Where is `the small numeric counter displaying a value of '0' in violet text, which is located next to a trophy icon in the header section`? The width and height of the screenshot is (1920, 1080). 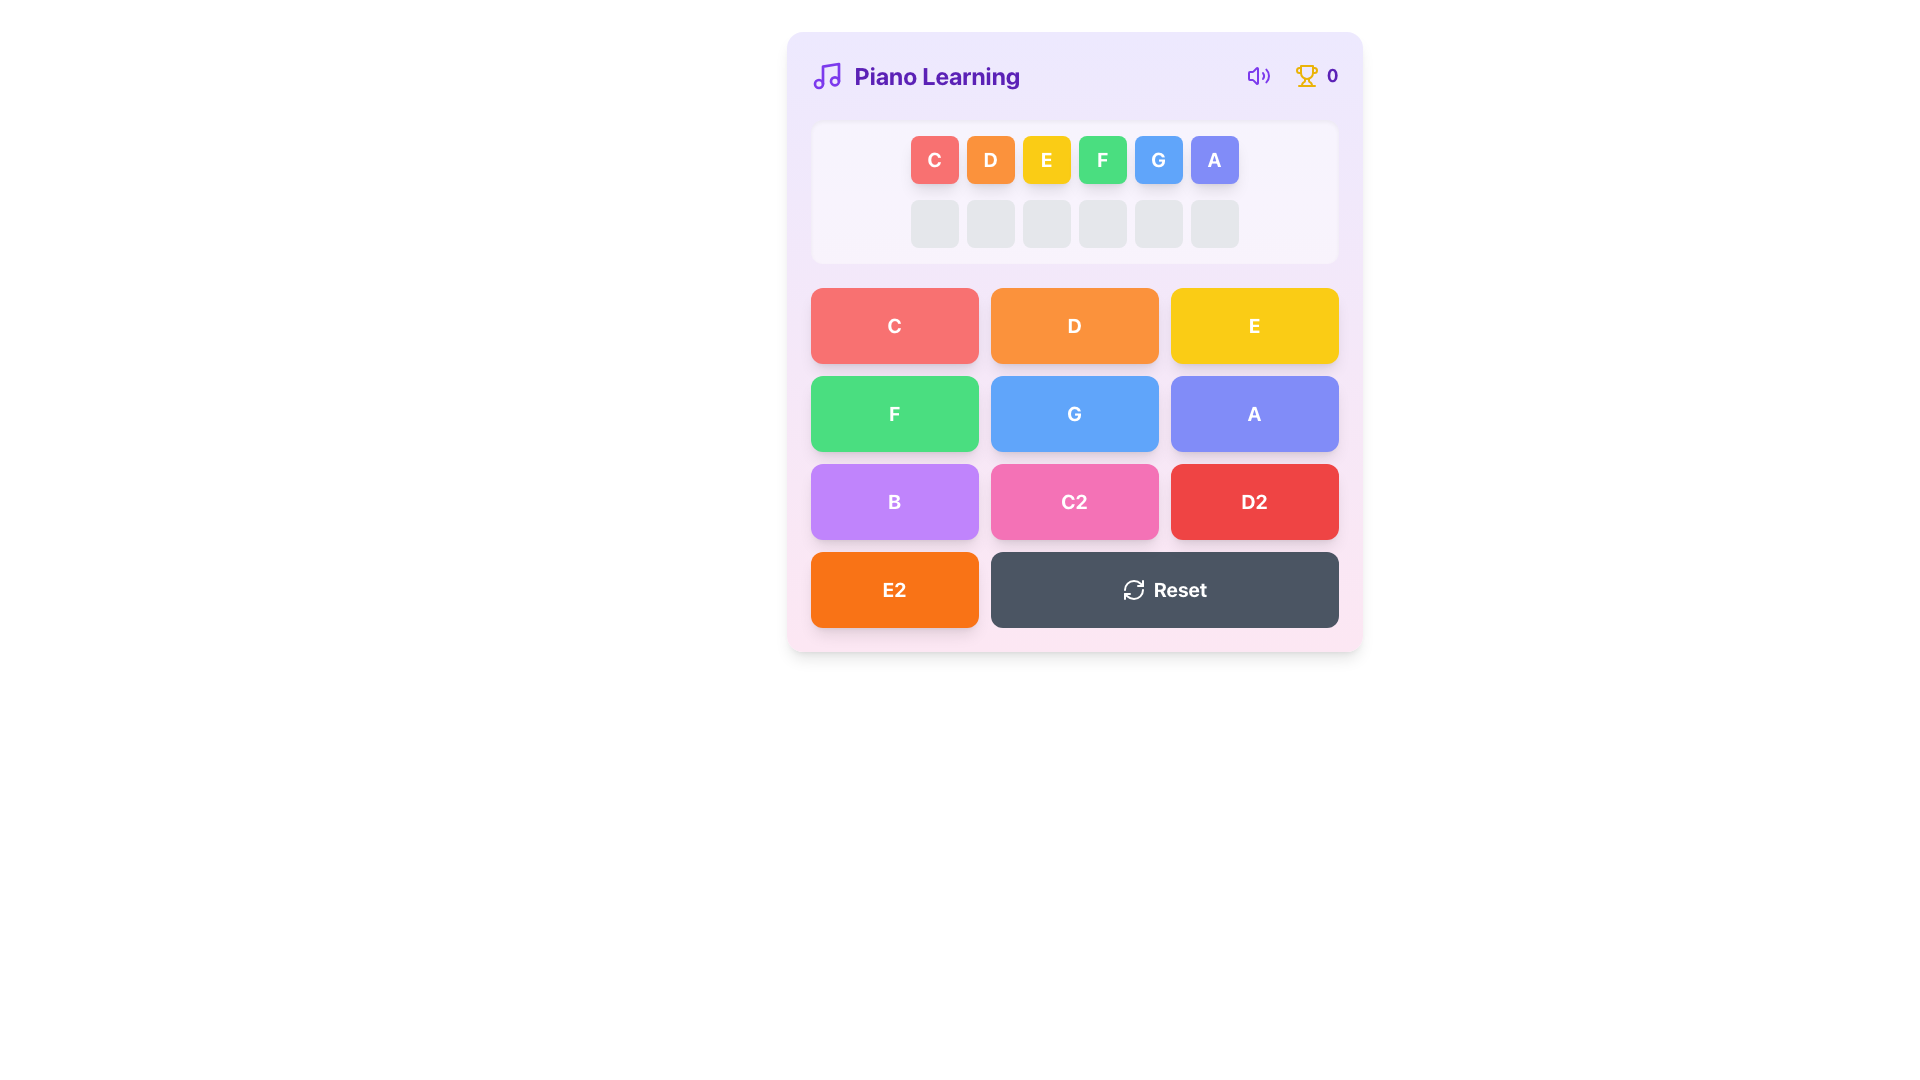
the small numeric counter displaying a value of '0' in violet text, which is located next to a trophy icon in the header section is located at coordinates (1288, 75).